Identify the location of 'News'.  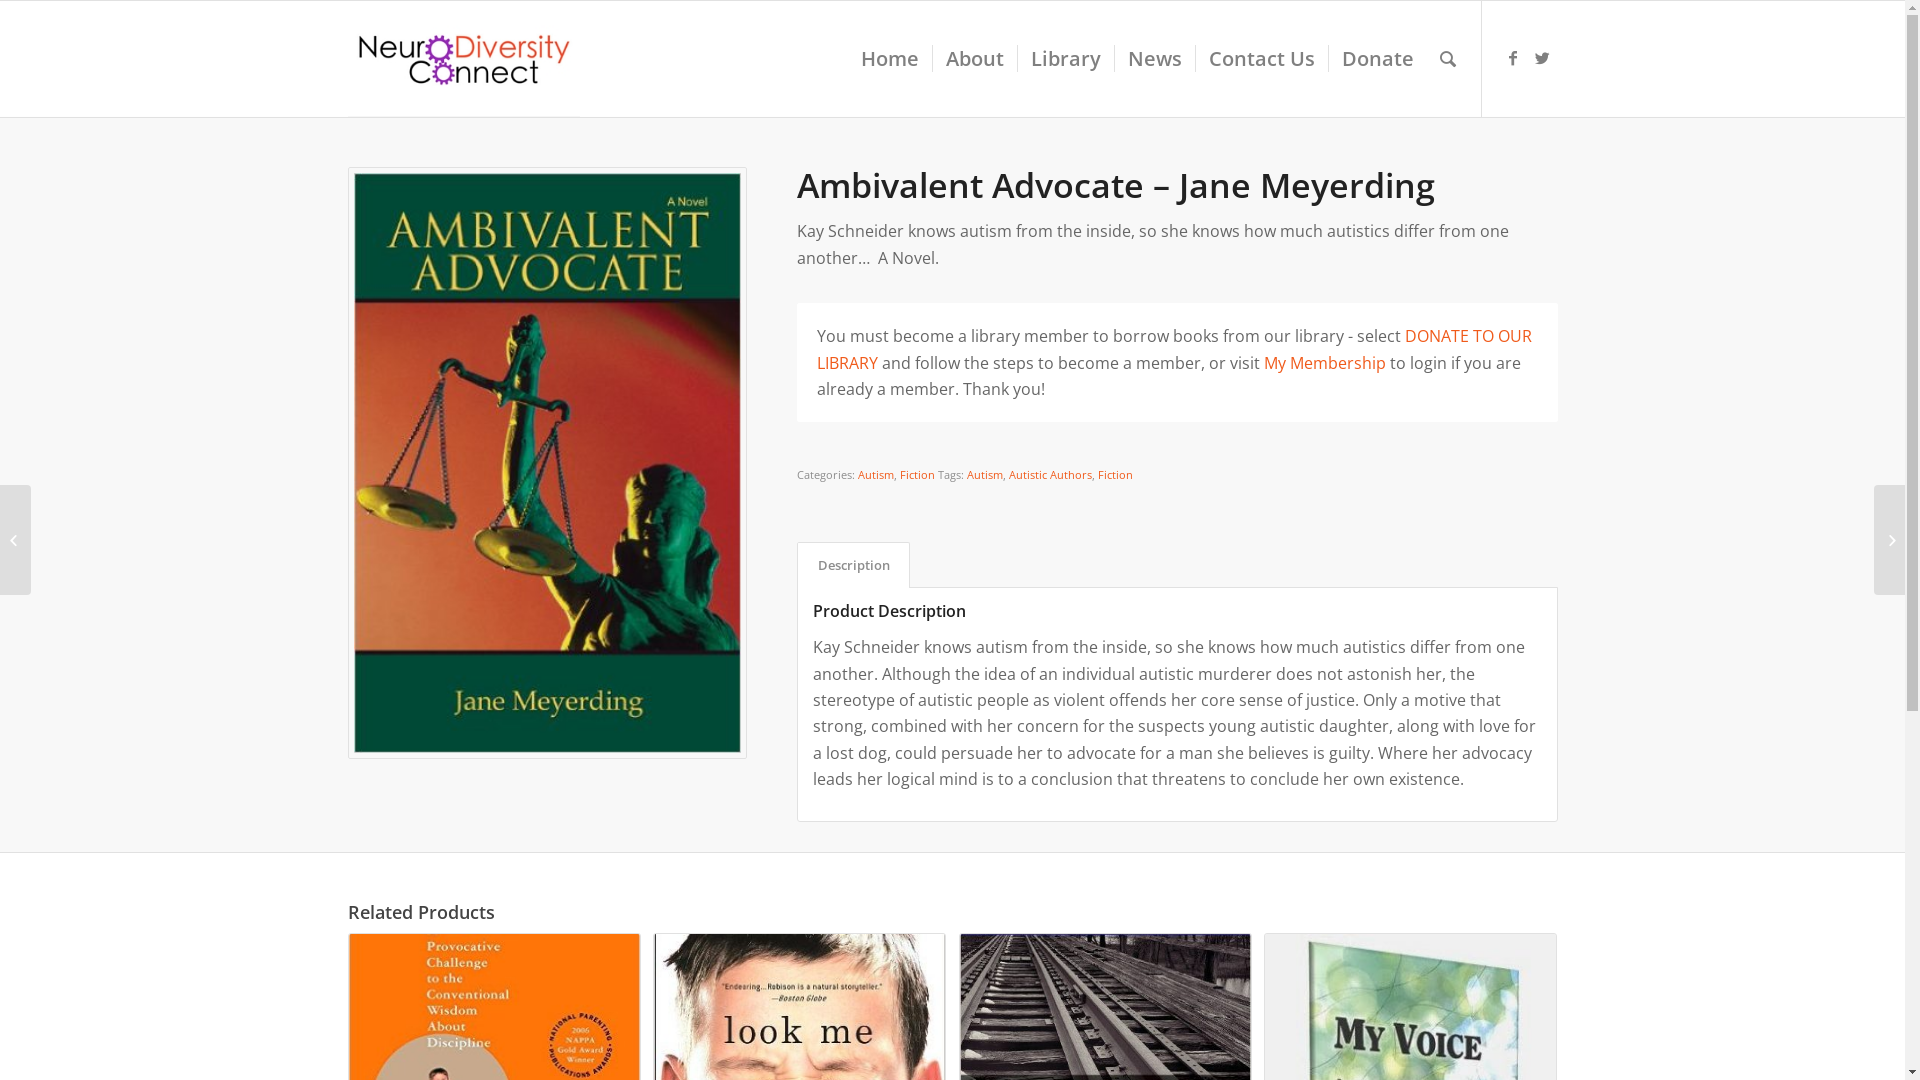
(1154, 57).